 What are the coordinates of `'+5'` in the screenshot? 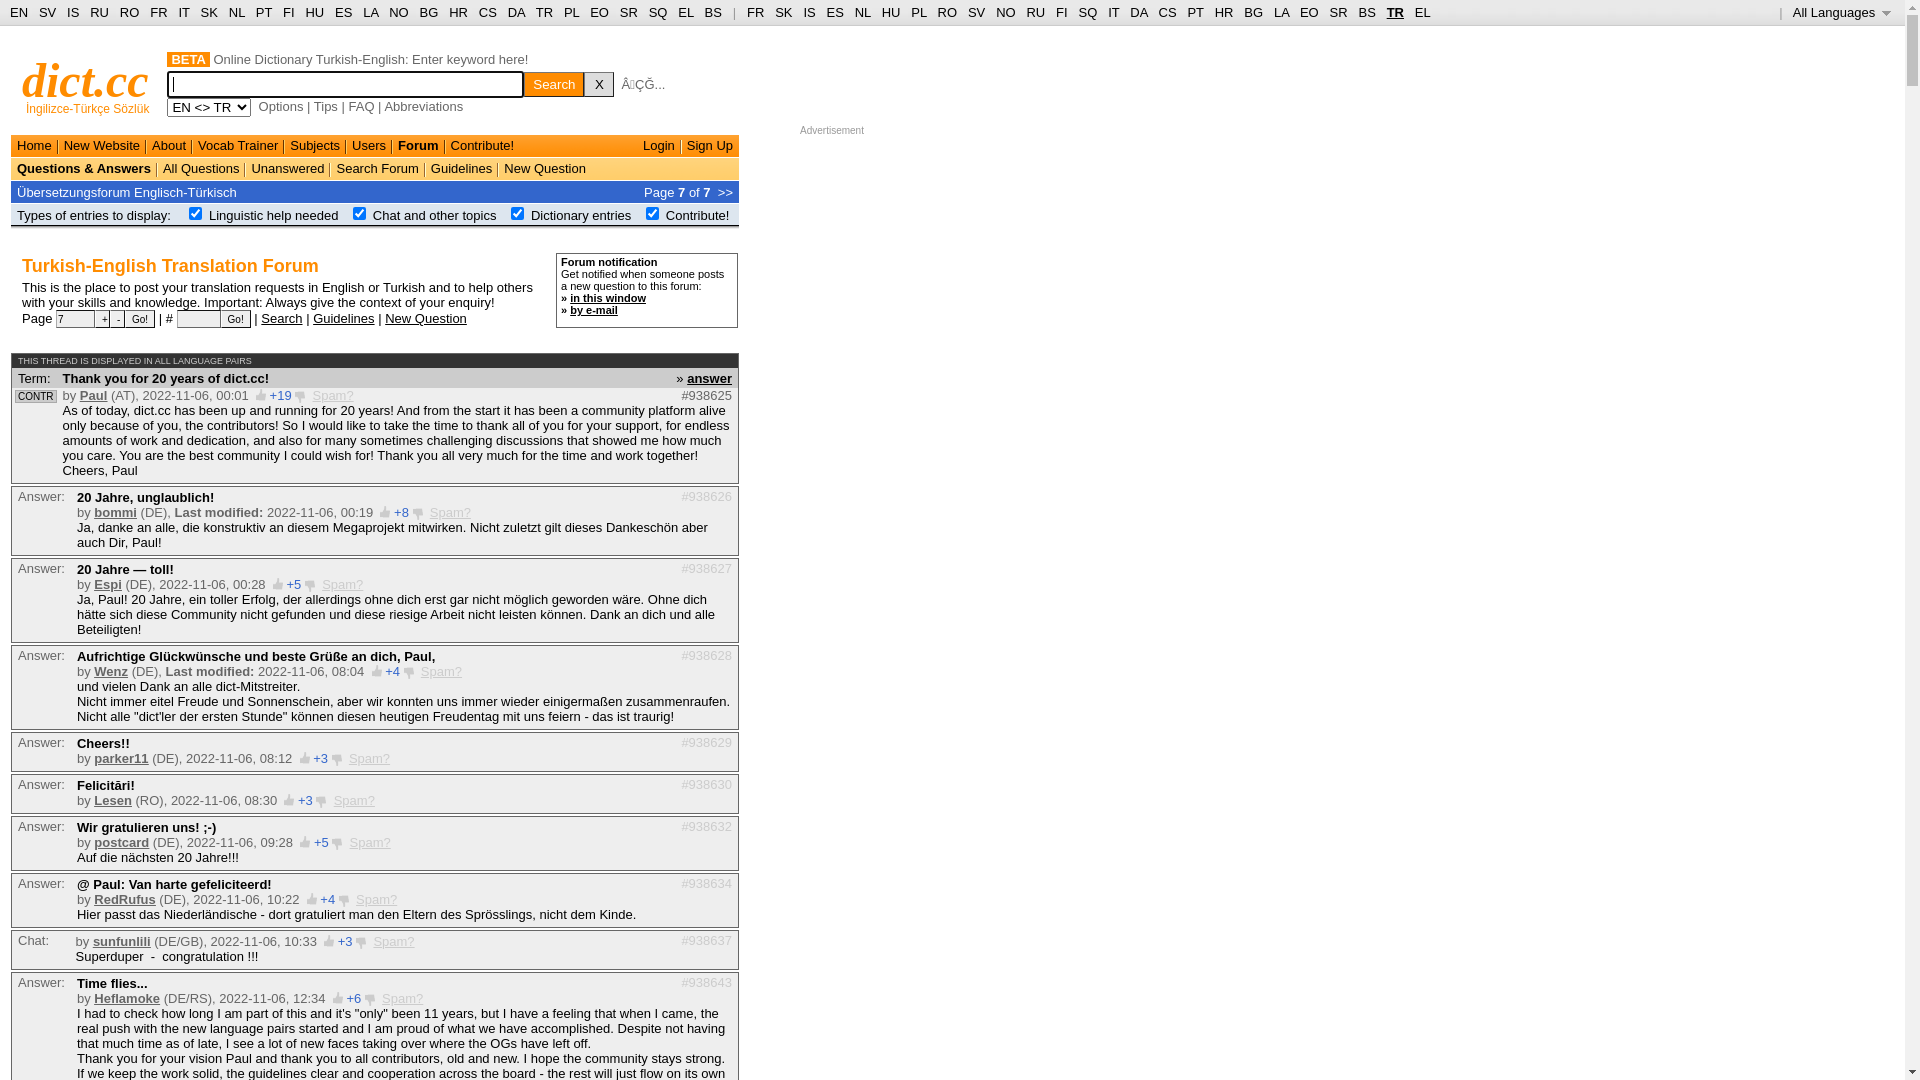 It's located at (321, 842).